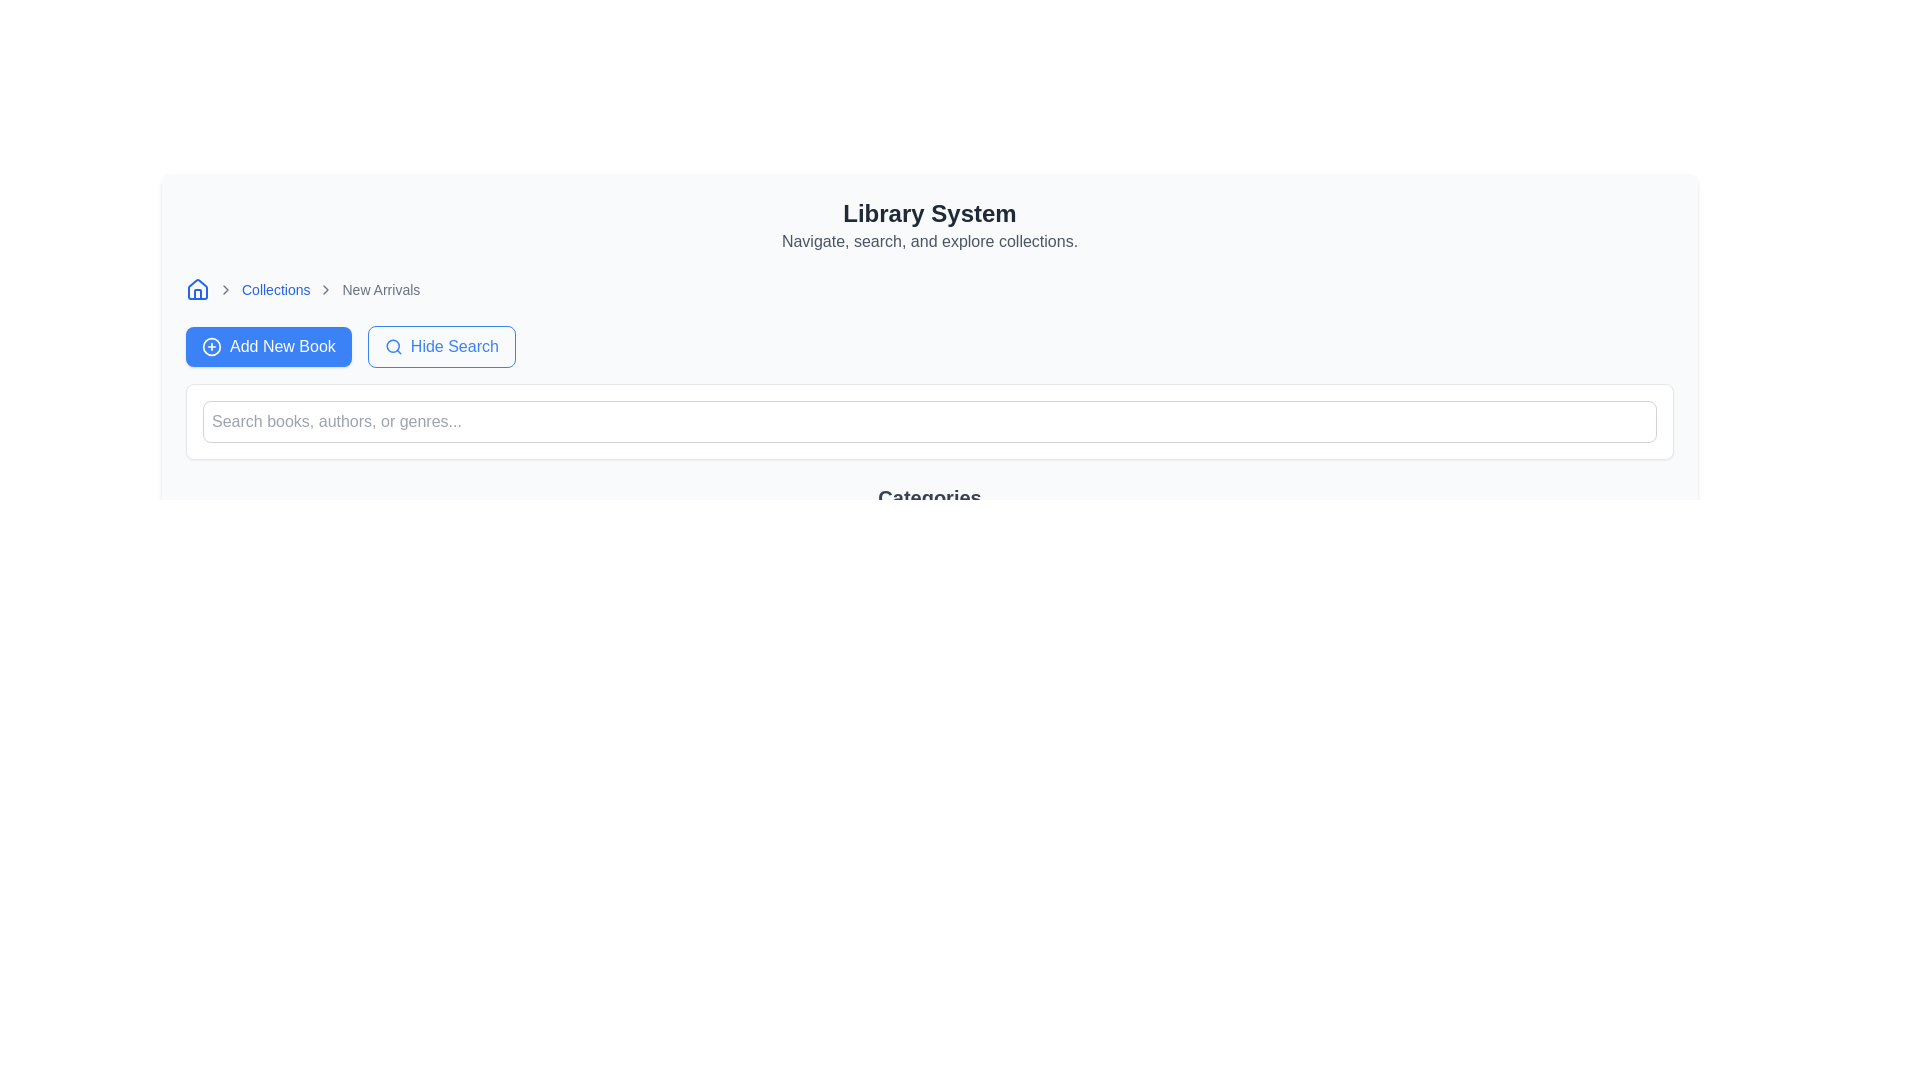 The width and height of the screenshot is (1920, 1080). I want to click on the third right-pointing chevron icon in the breadcrumb navigation sequence, which is styled with a thin gray outline and positioned between 'Collections' and 'New Arrivals', so click(326, 289).